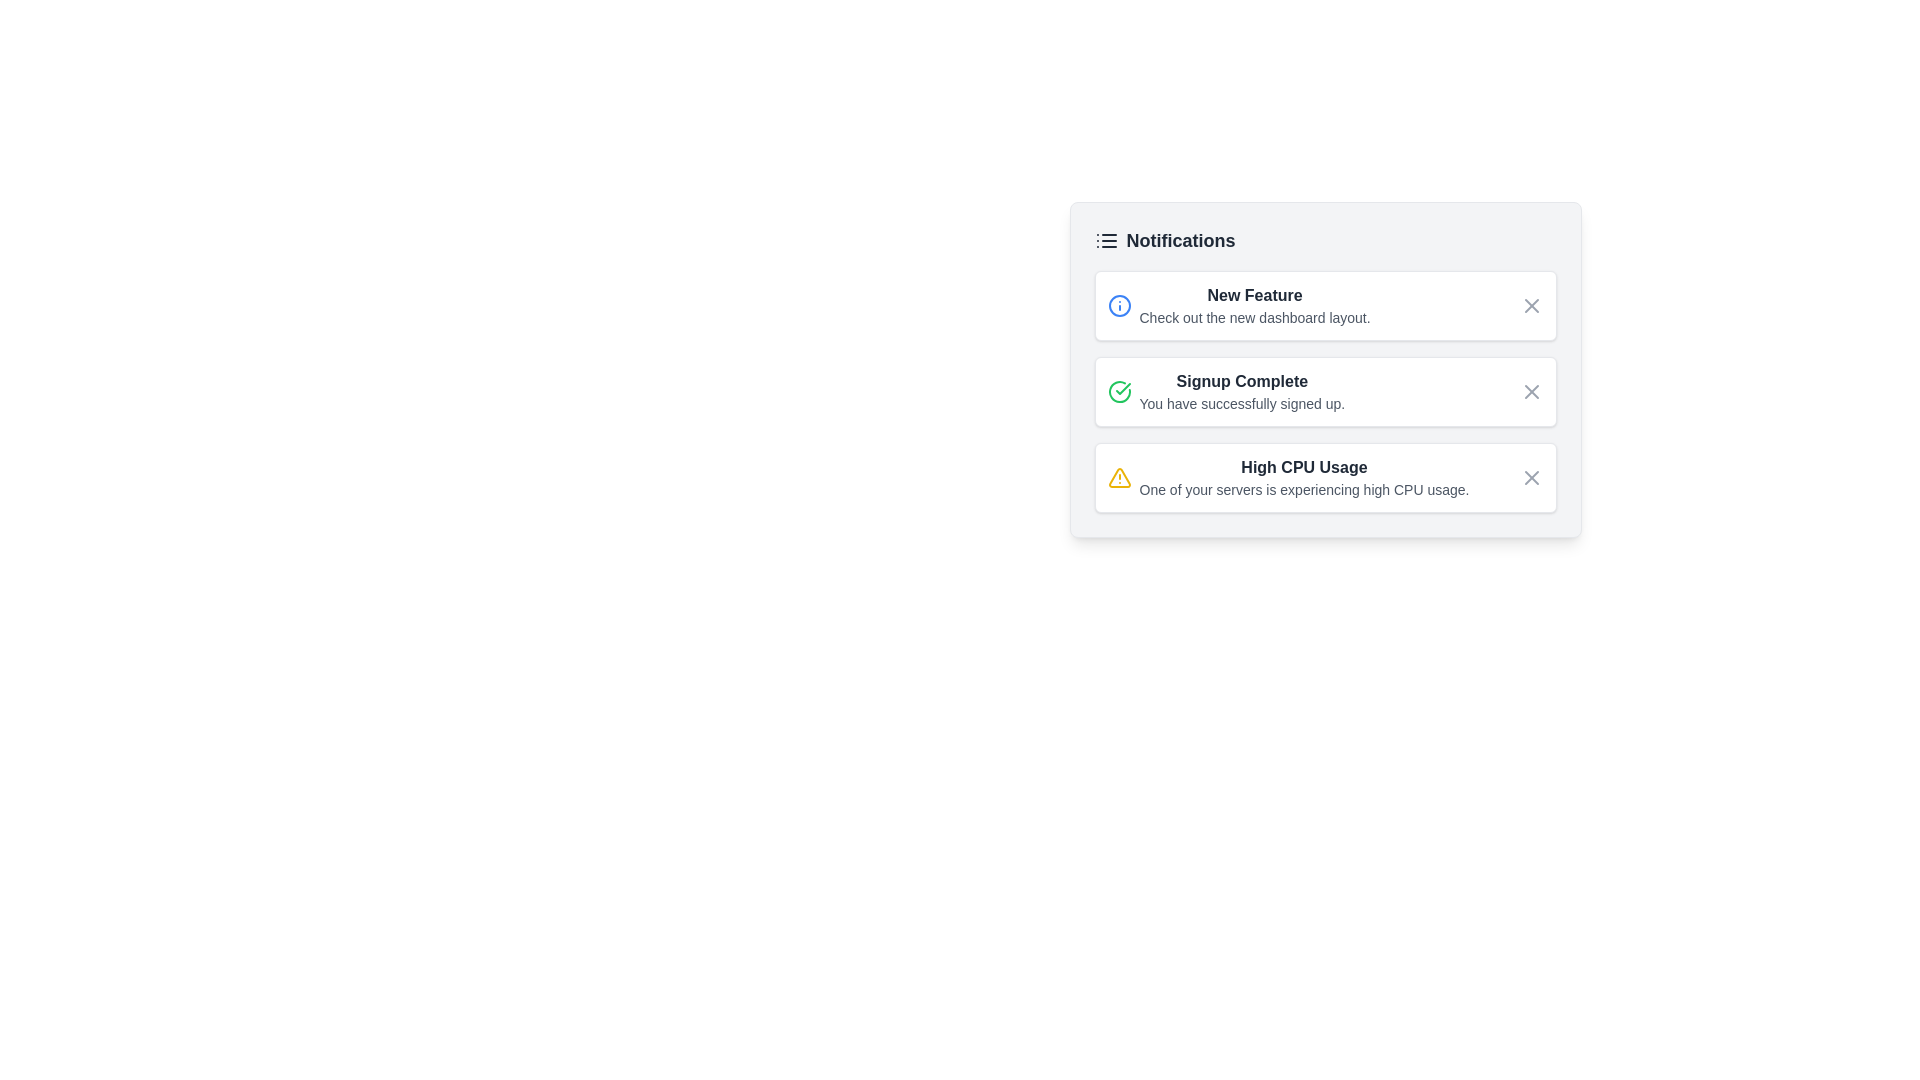 Image resolution: width=1920 pixels, height=1080 pixels. What do you see at coordinates (1241, 404) in the screenshot?
I see `confirmation message text 'You have successfully signed up.' located beneath the title 'Signup Complete' in the notification card` at bounding box center [1241, 404].